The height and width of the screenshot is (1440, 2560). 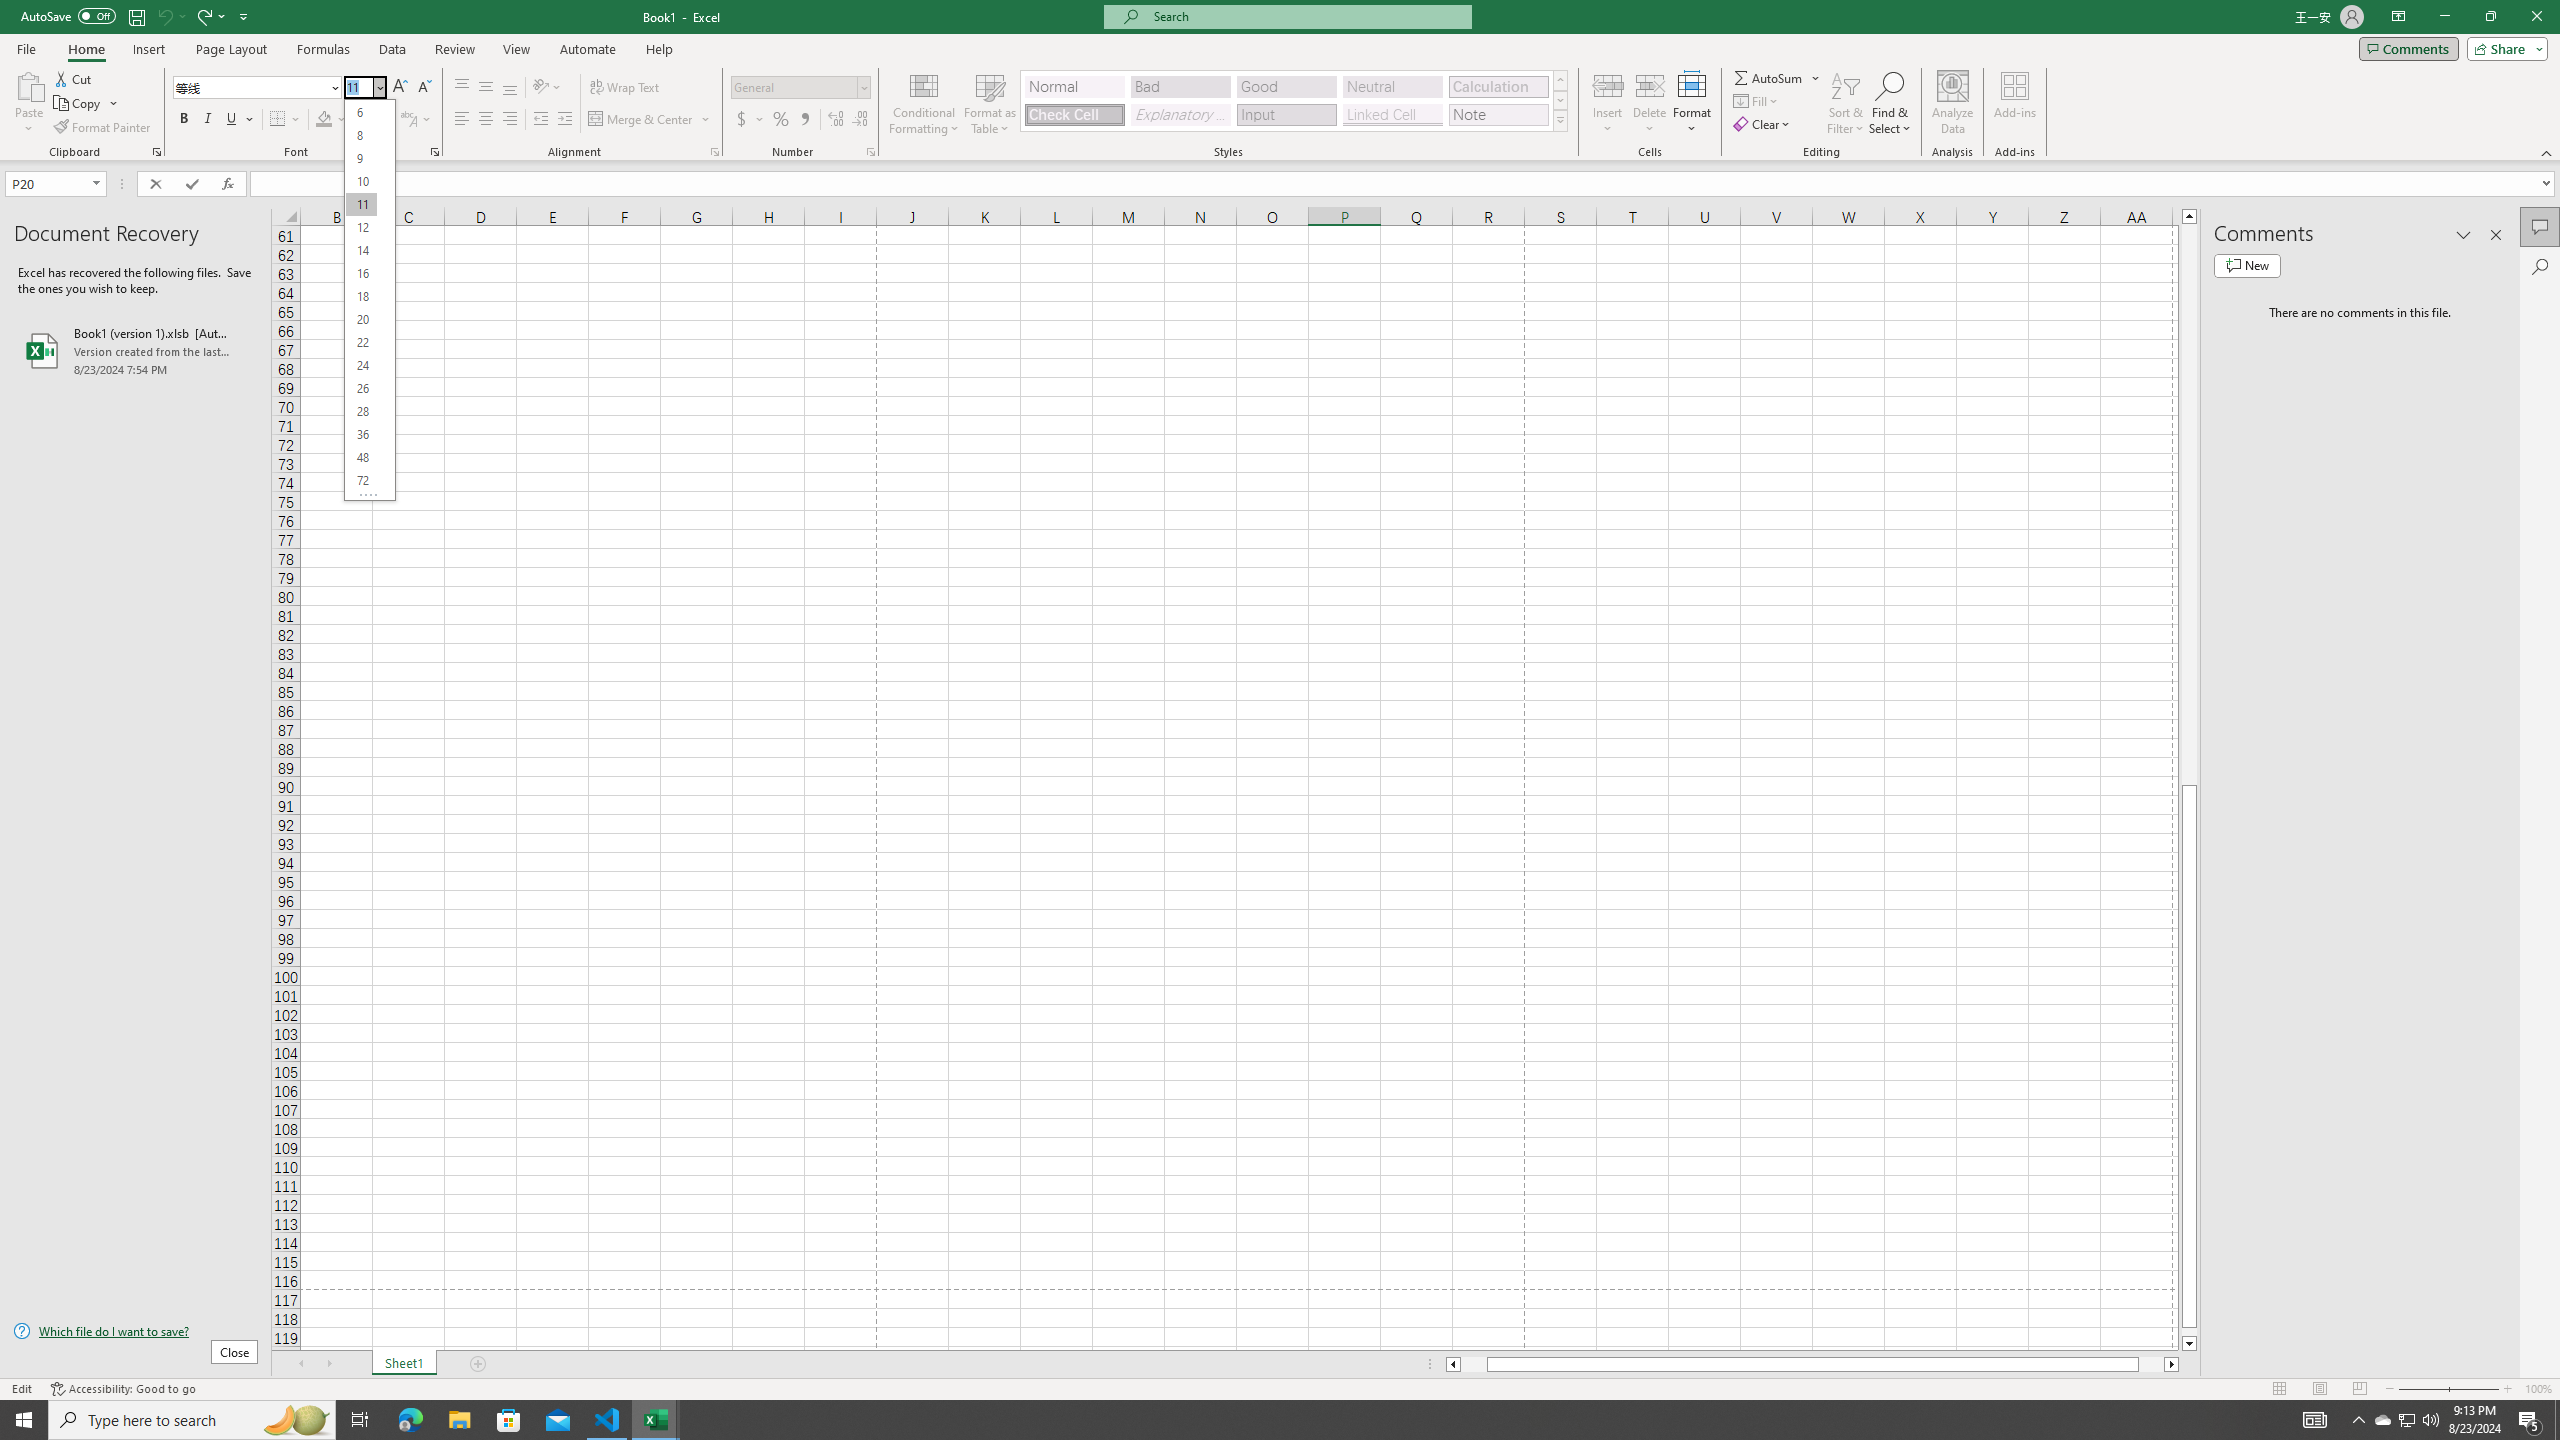 I want to click on 'Italic', so click(x=207, y=118).